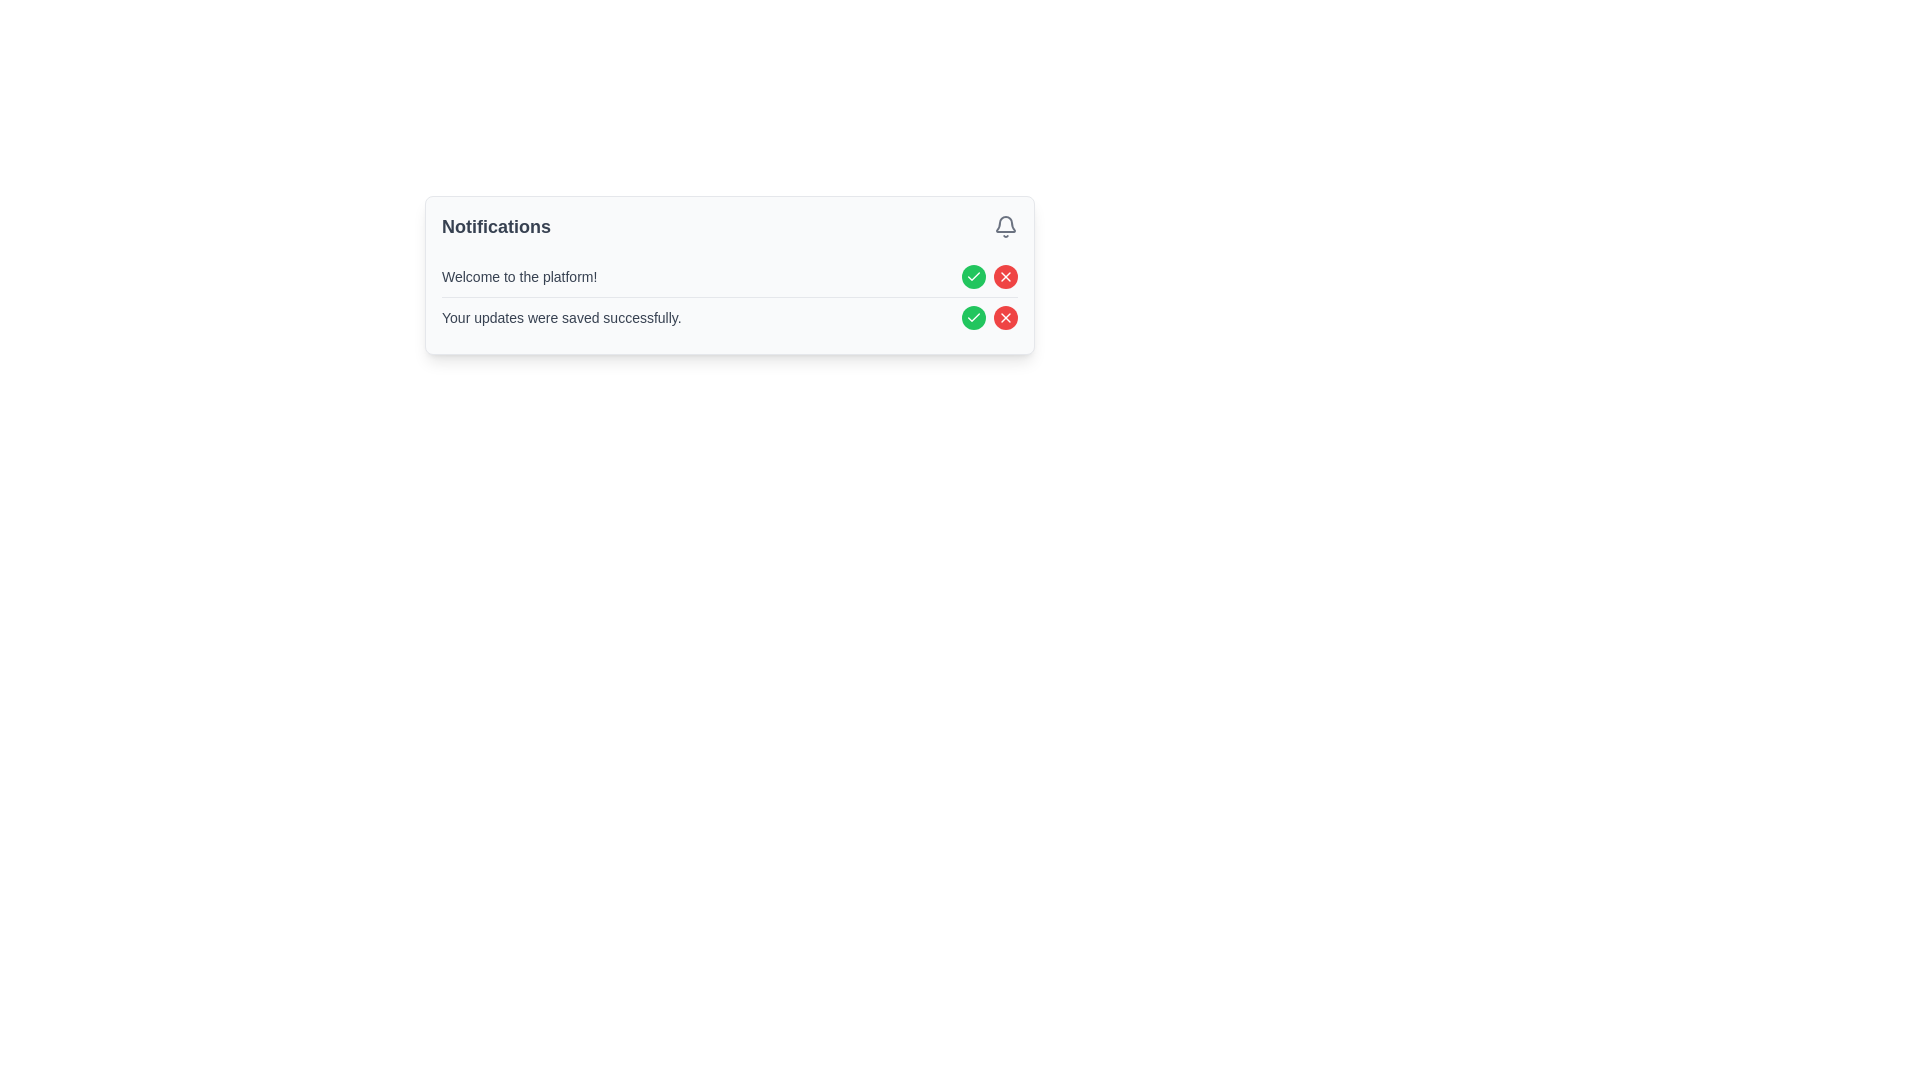 The width and height of the screenshot is (1920, 1080). Describe the element at coordinates (974, 316) in the screenshot. I see `the leftmost button in the horizontal layout, which serves as a confirm or accept action` at that location.